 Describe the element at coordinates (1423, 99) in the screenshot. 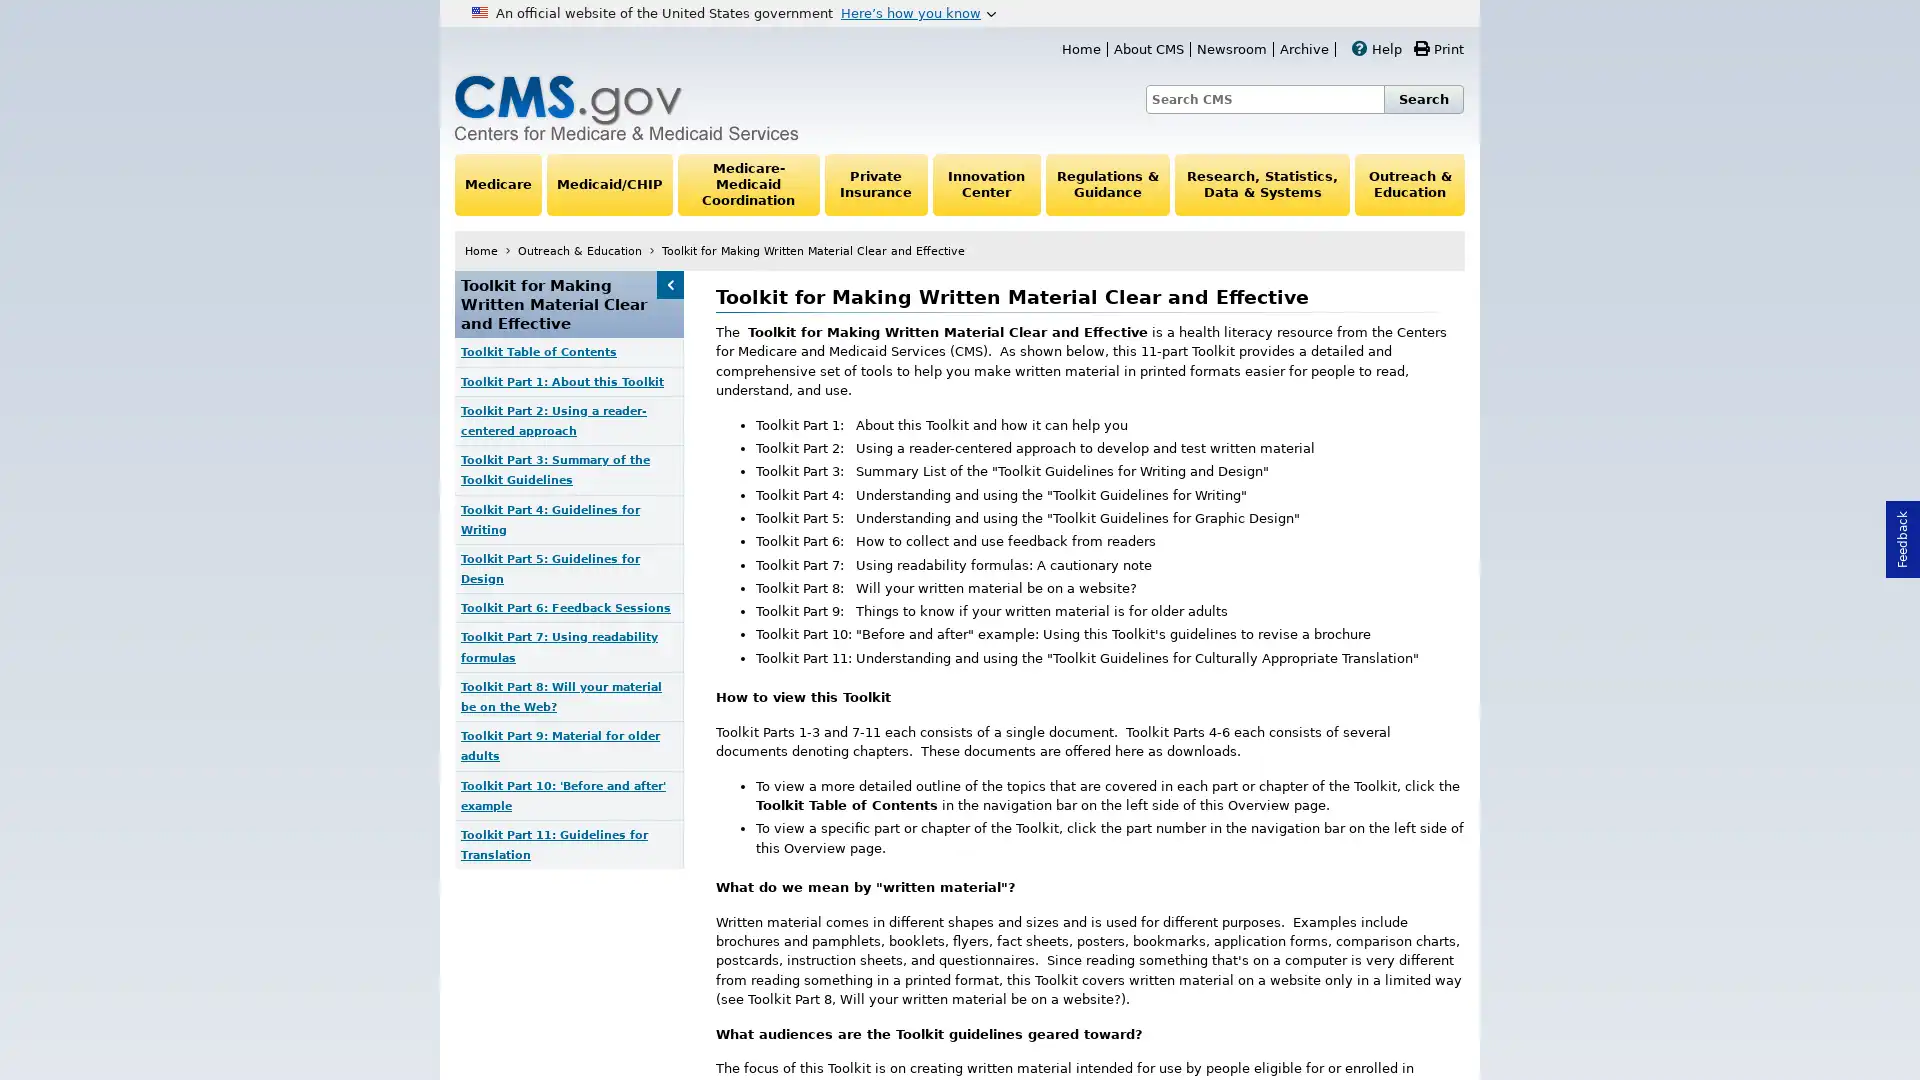

I see `Search` at that location.